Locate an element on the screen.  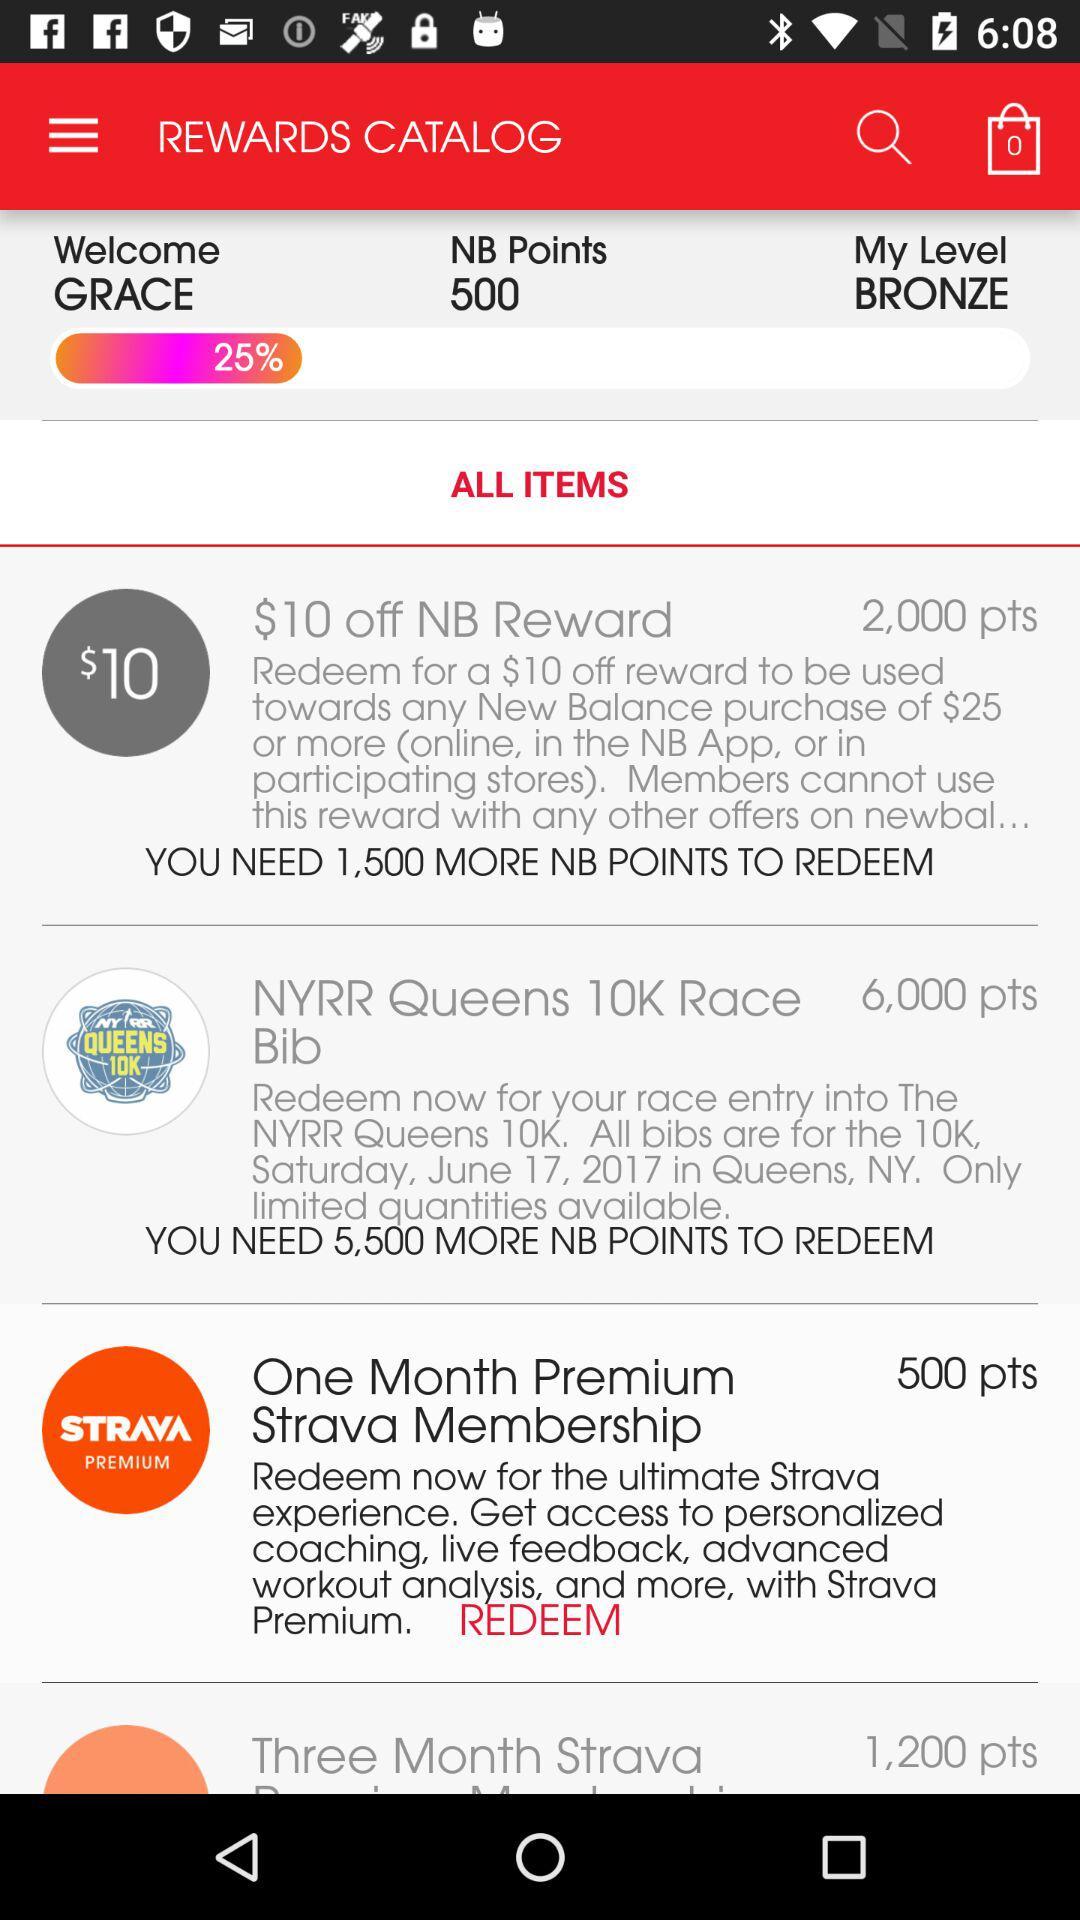
the item next to rewards catalog icon is located at coordinates (883, 135).